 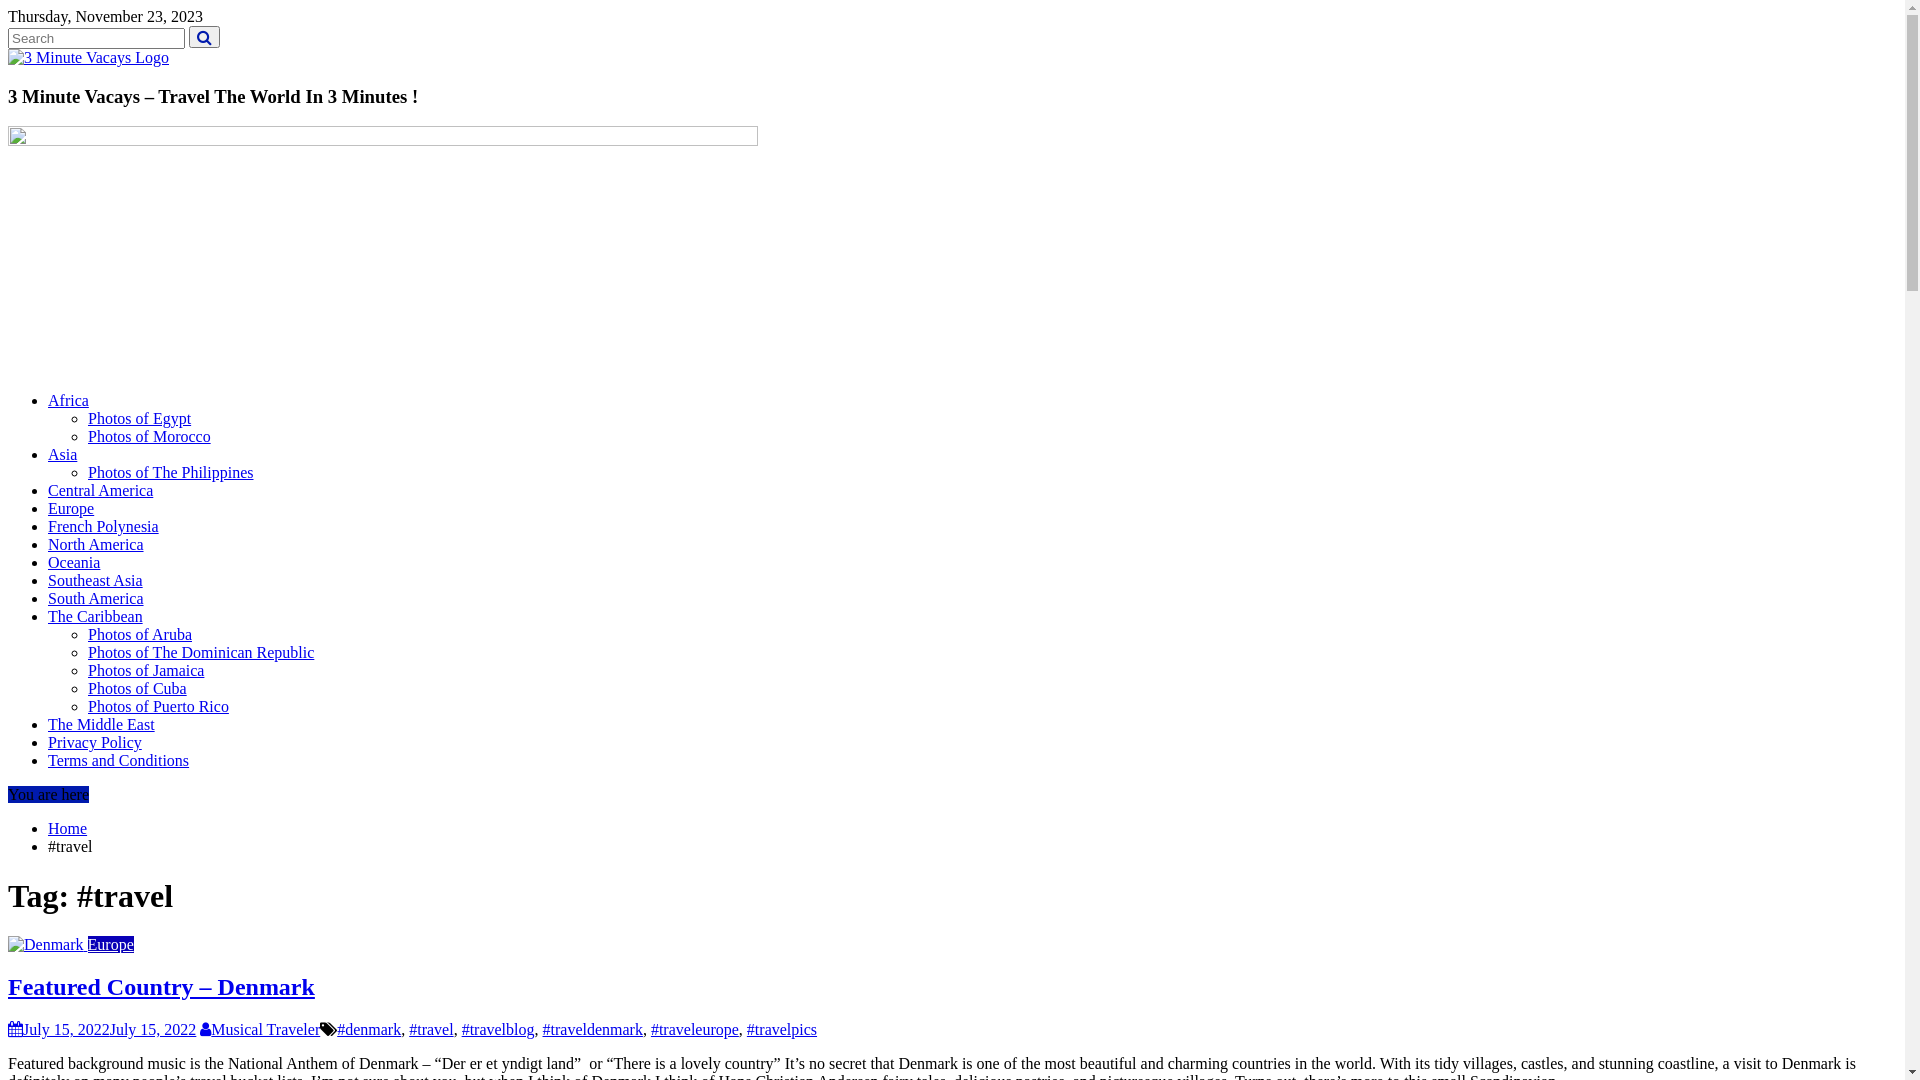 I want to click on 'Central America', so click(x=99, y=490).